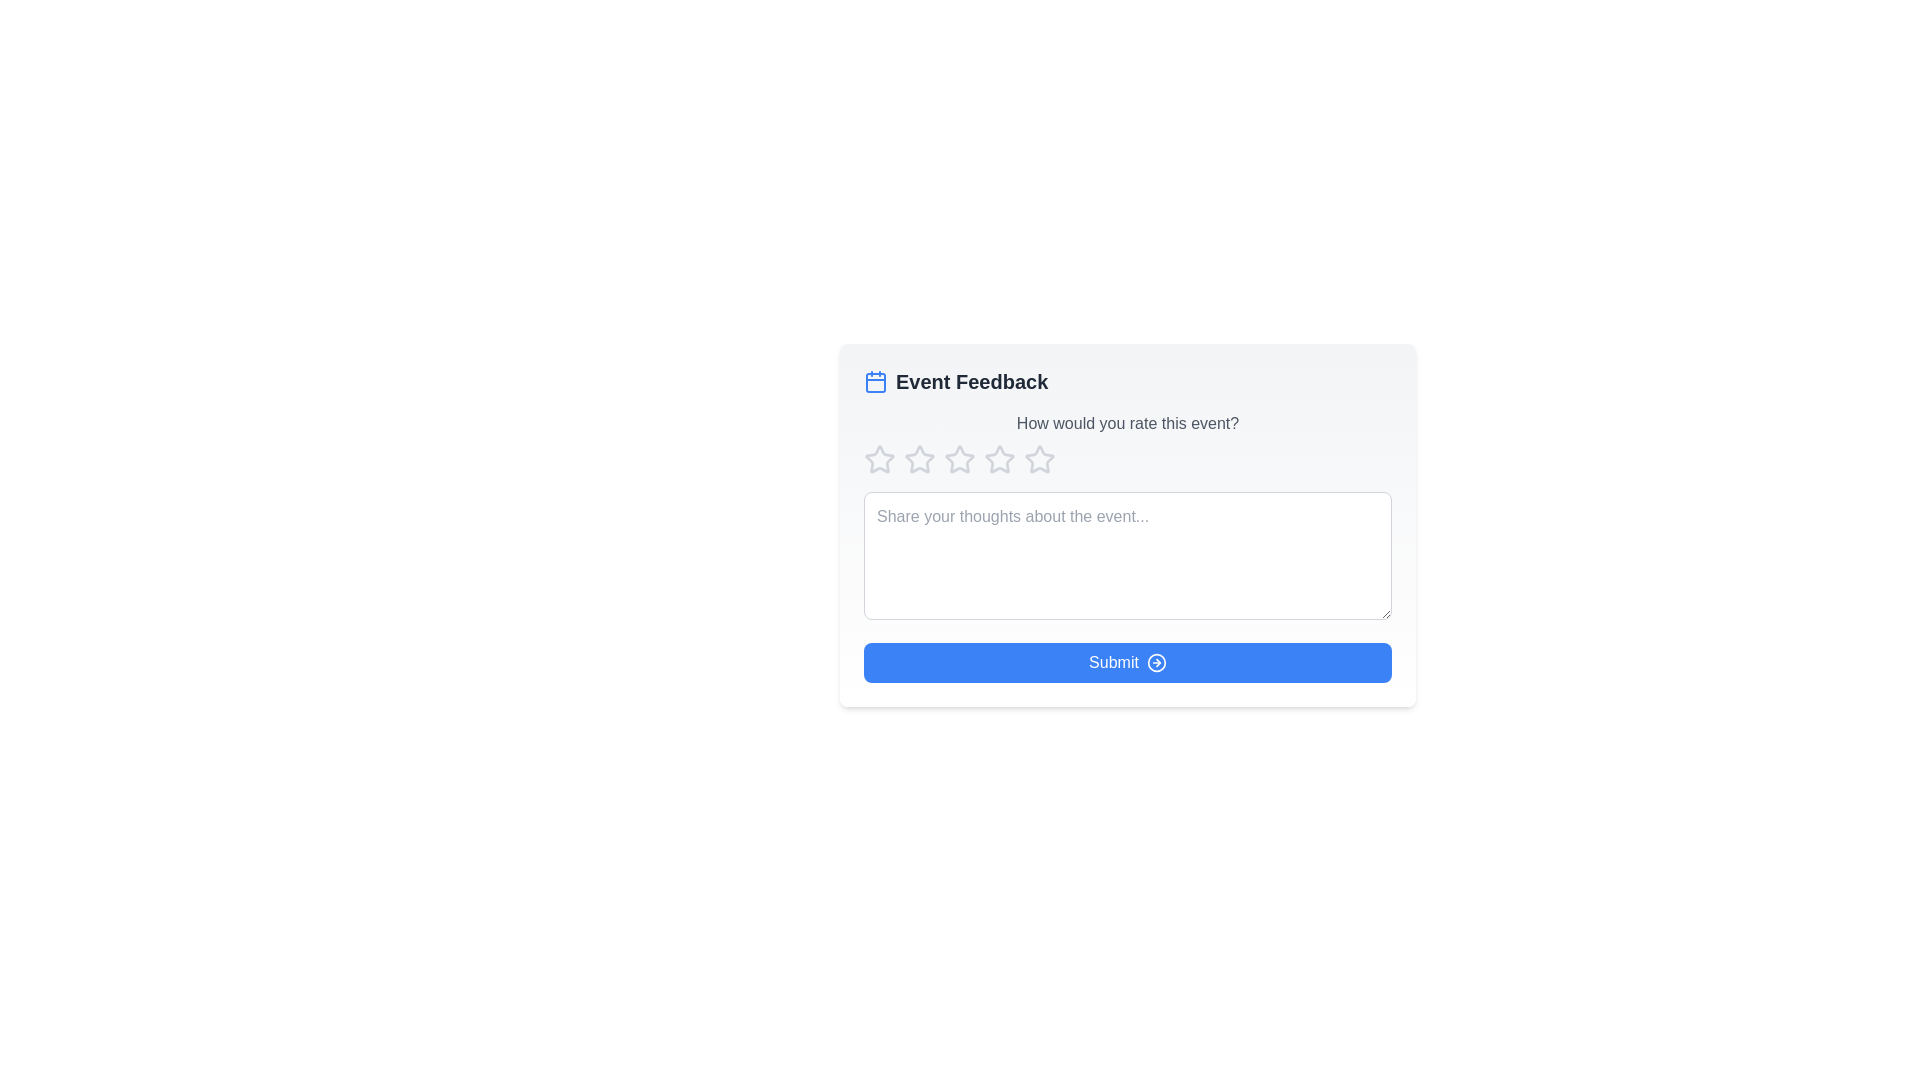 The image size is (1920, 1080). Describe the element at coordinates (879, 459) in the screenshot. I see `the first star icon for rating, which is a light gray outlined star located beneath the 'How would you rate this event?' text` at that location.